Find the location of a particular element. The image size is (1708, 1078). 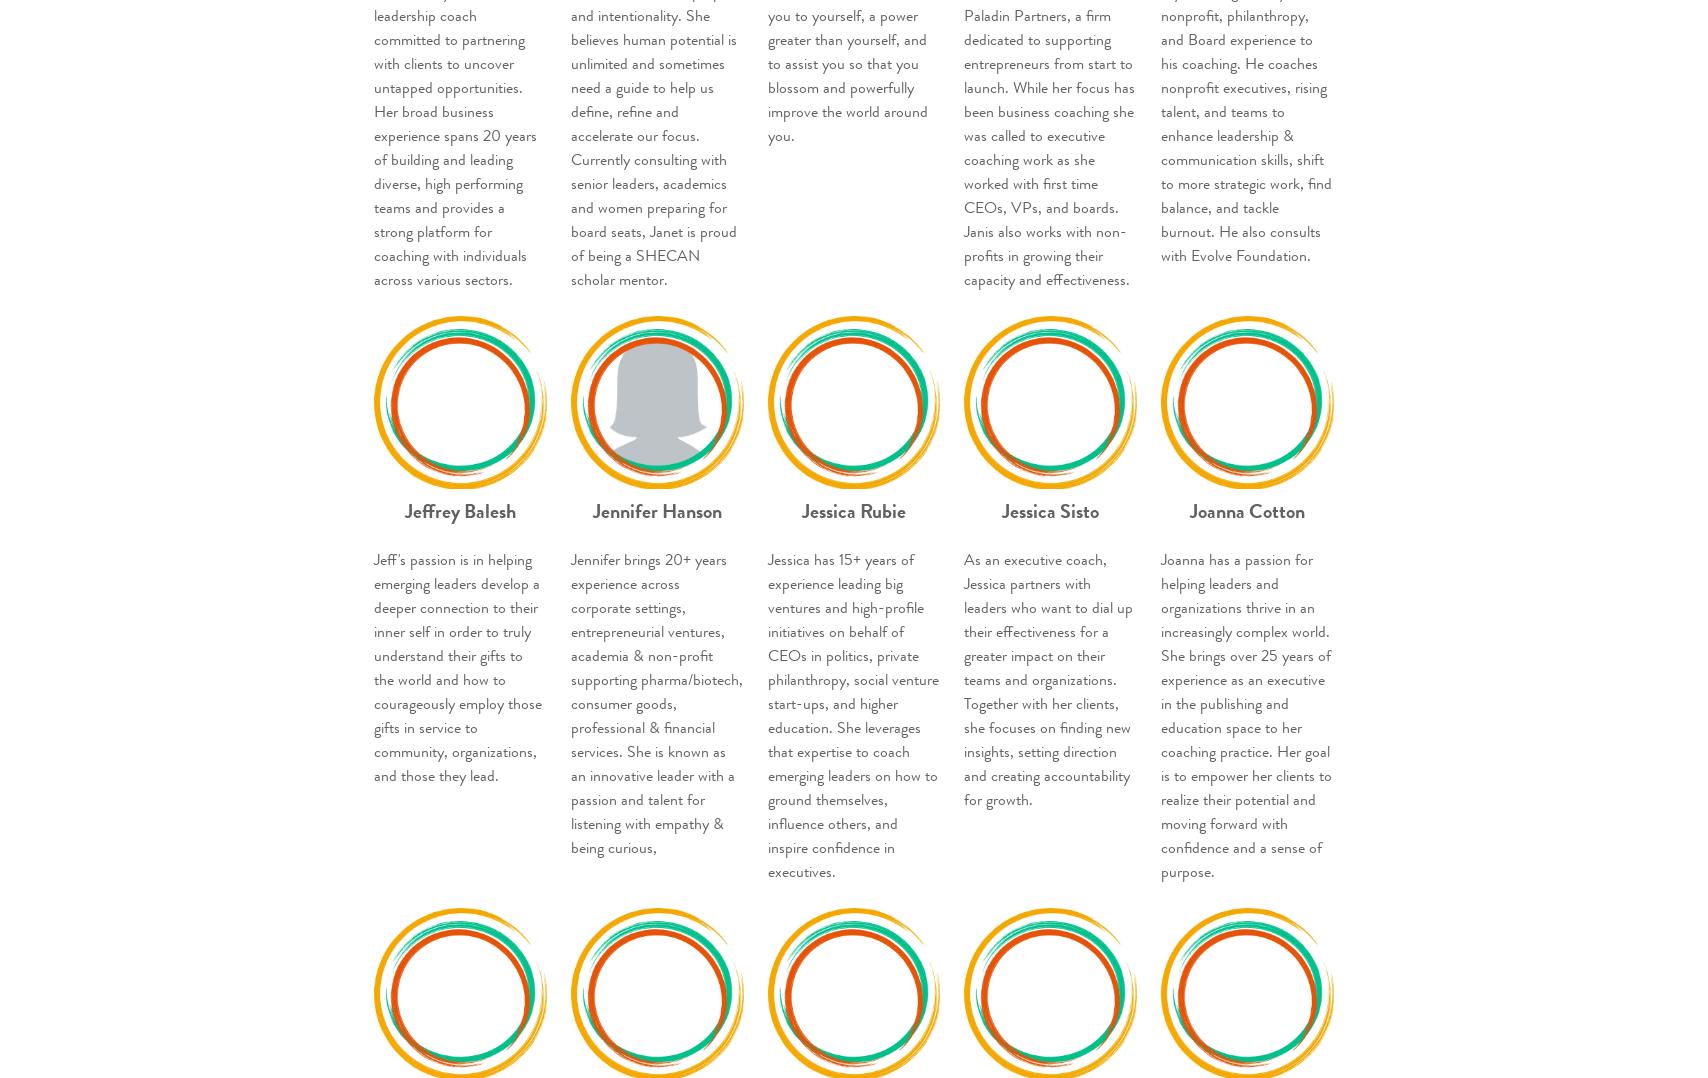

'As an executive coach, Jessica partners with leaders who want to dial up their effectiveness for a greater impact on their teams and organizations. Together with her clients, she focuses on finding new insights, setting direction and creating accountability for growth.' is located at coordinates (1048, 679).